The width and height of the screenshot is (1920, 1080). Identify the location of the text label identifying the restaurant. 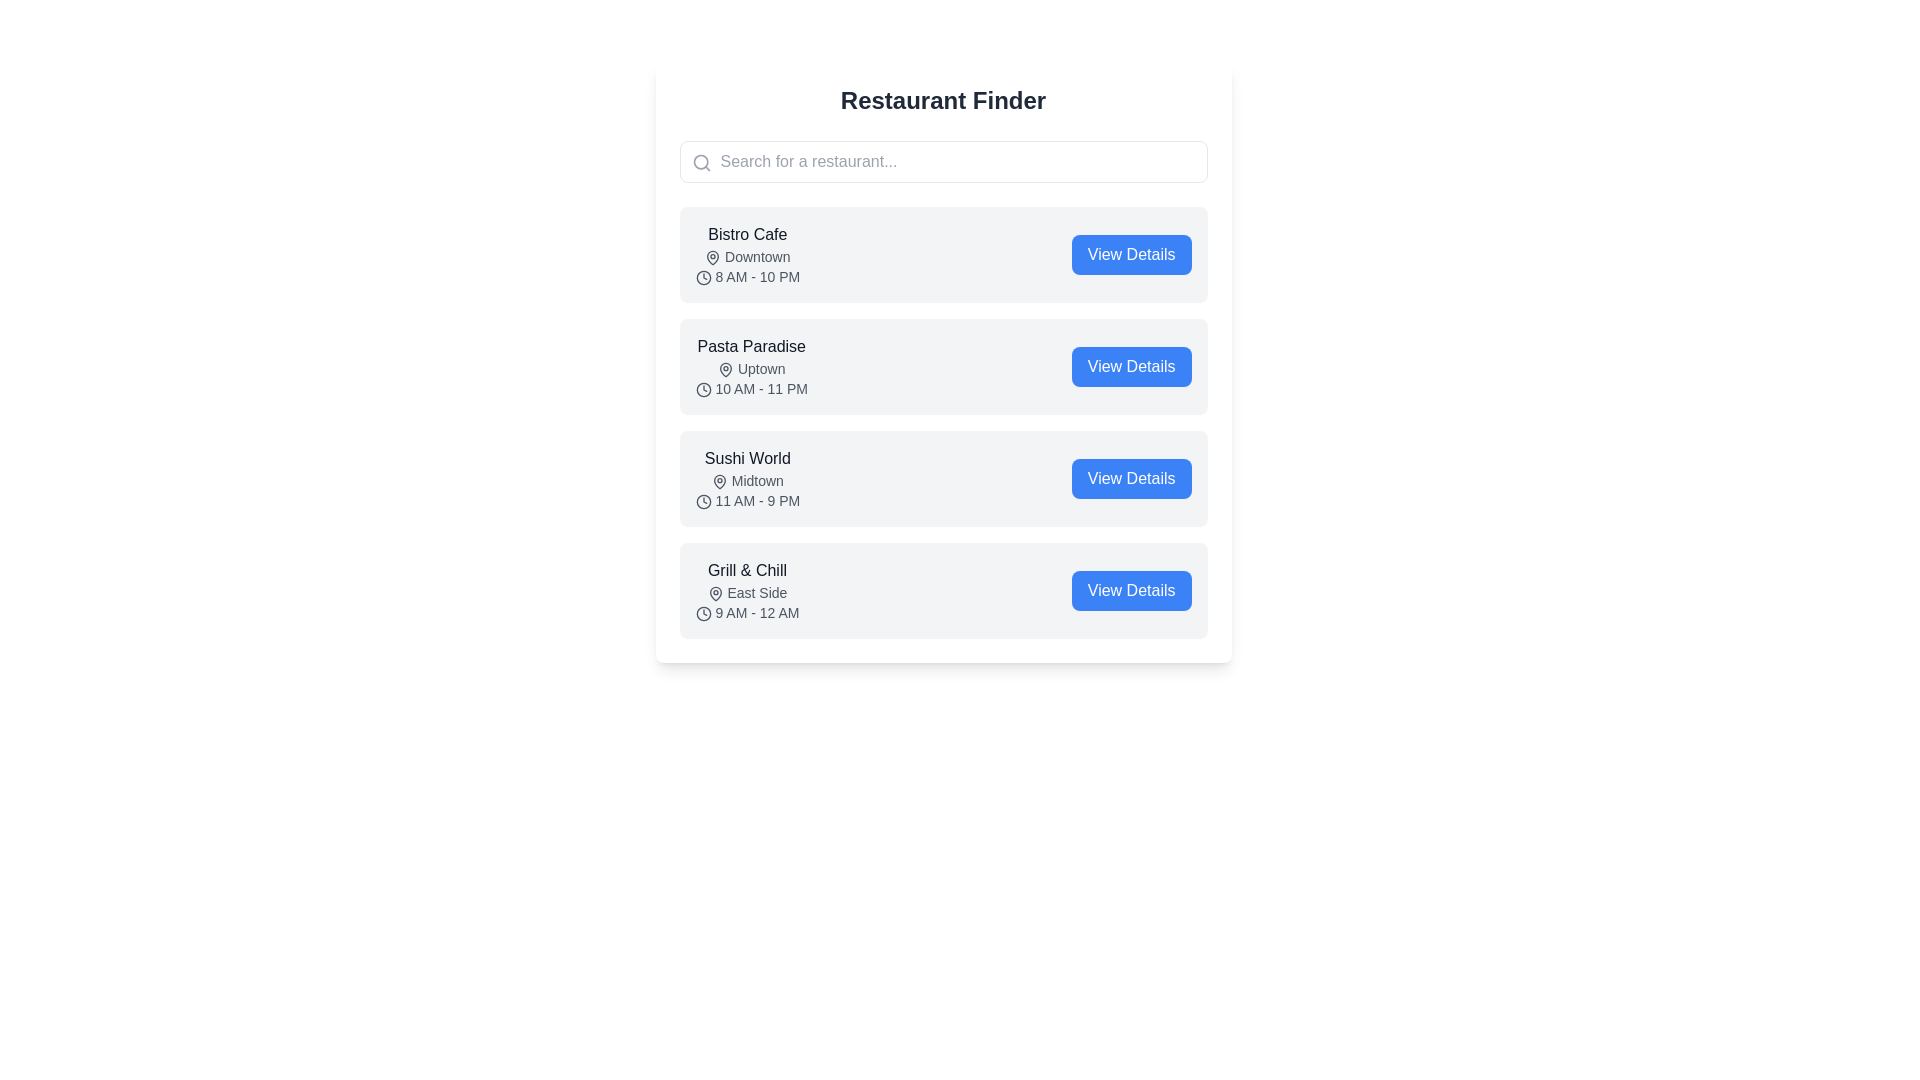
(746, 234).